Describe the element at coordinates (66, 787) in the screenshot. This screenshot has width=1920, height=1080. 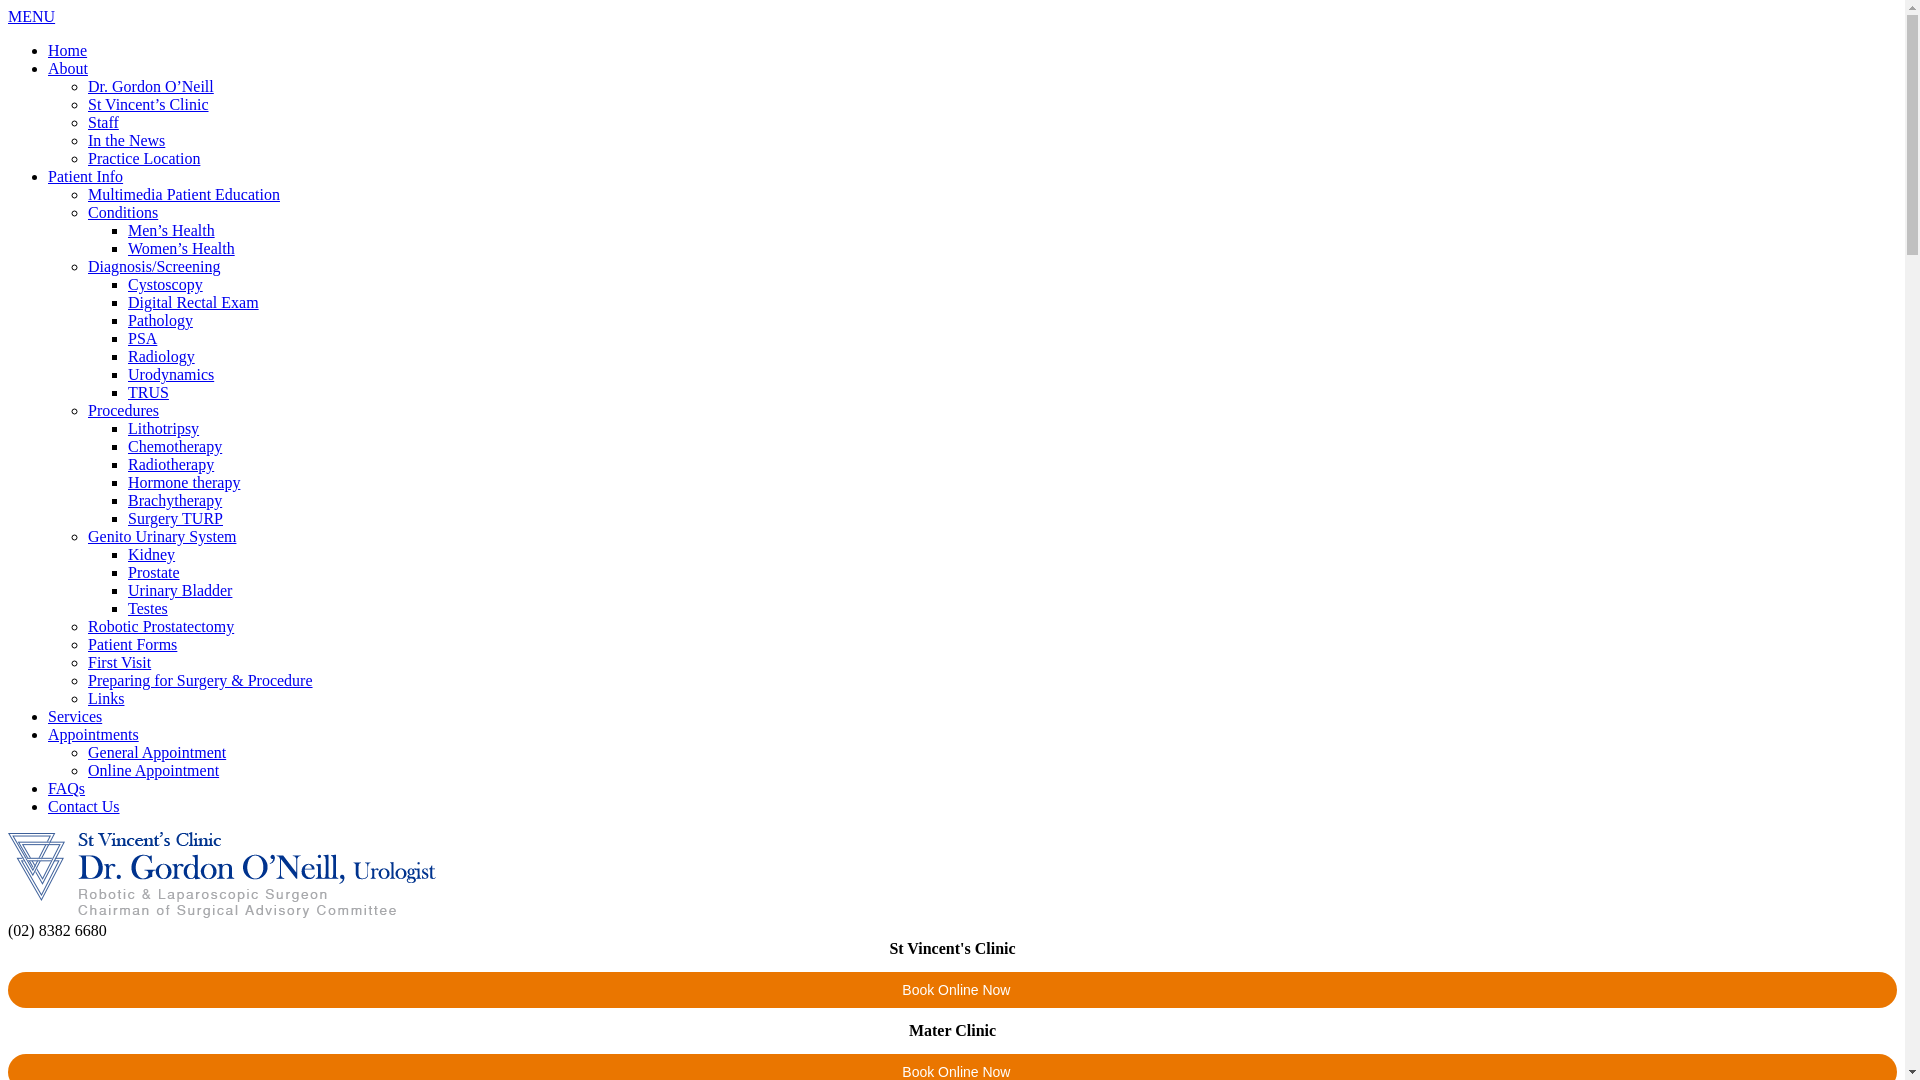
I see `'FAQs'` at that location.